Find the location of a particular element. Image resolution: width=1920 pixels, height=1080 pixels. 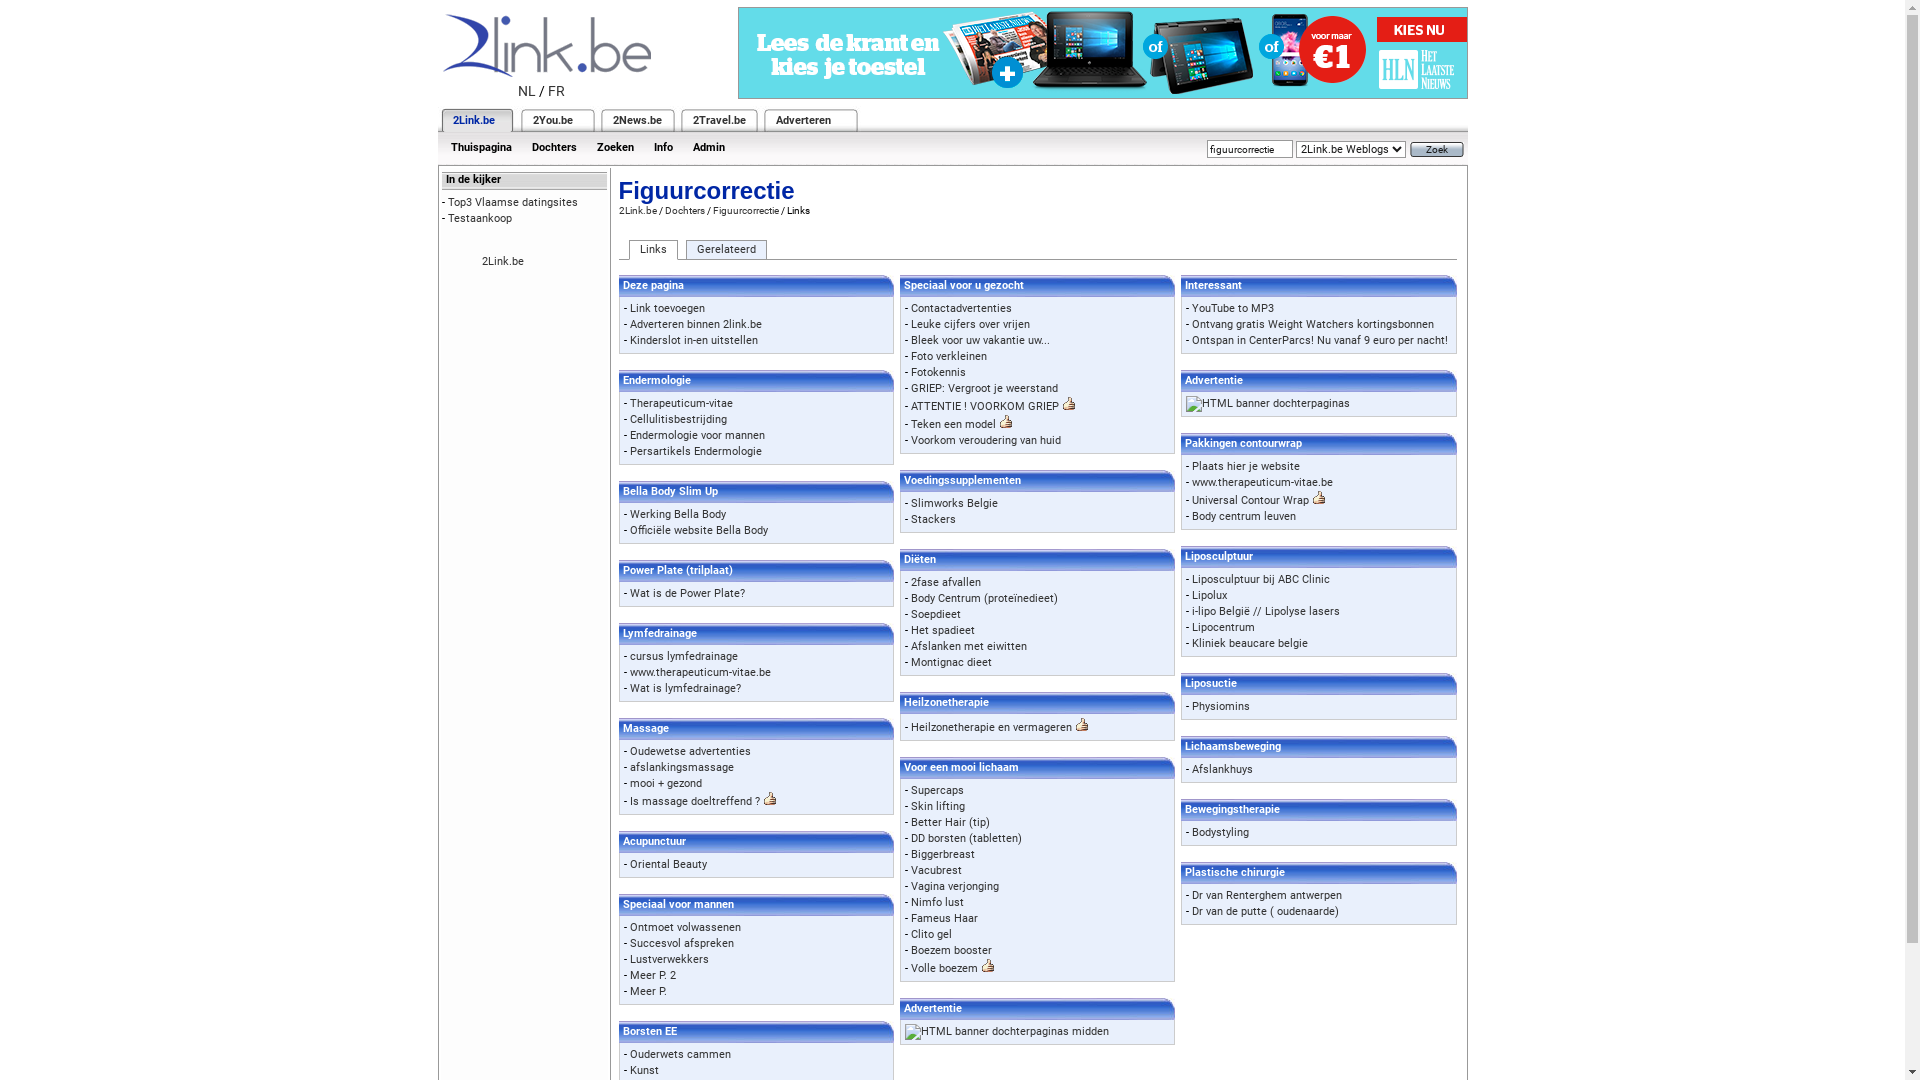

'Ontmoet volwassenen' is located at coordinates (685, 927).